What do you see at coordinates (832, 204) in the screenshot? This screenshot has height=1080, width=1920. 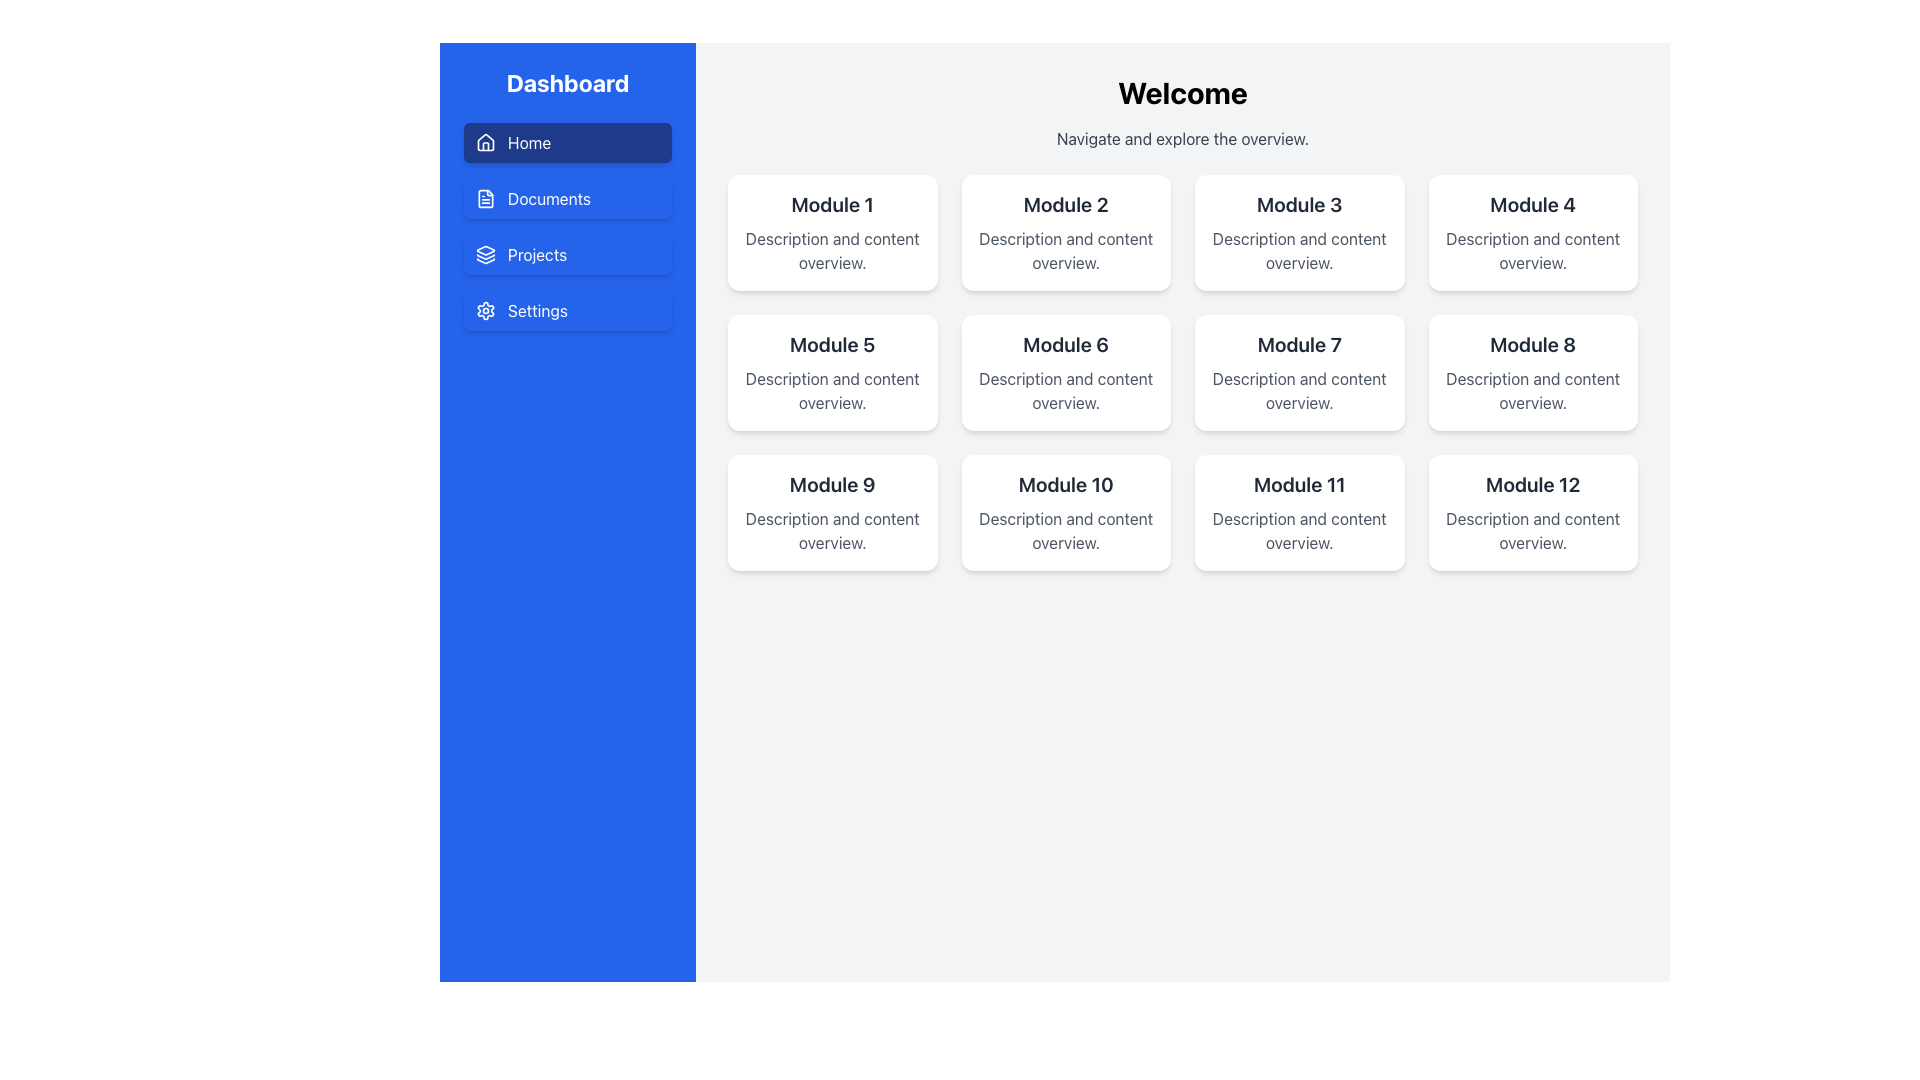 I see `the text label displaying 'Module 1' in bold dark gray font, which is positioned at the top of the card layout in the main content area` at bounding box center [832, 204].